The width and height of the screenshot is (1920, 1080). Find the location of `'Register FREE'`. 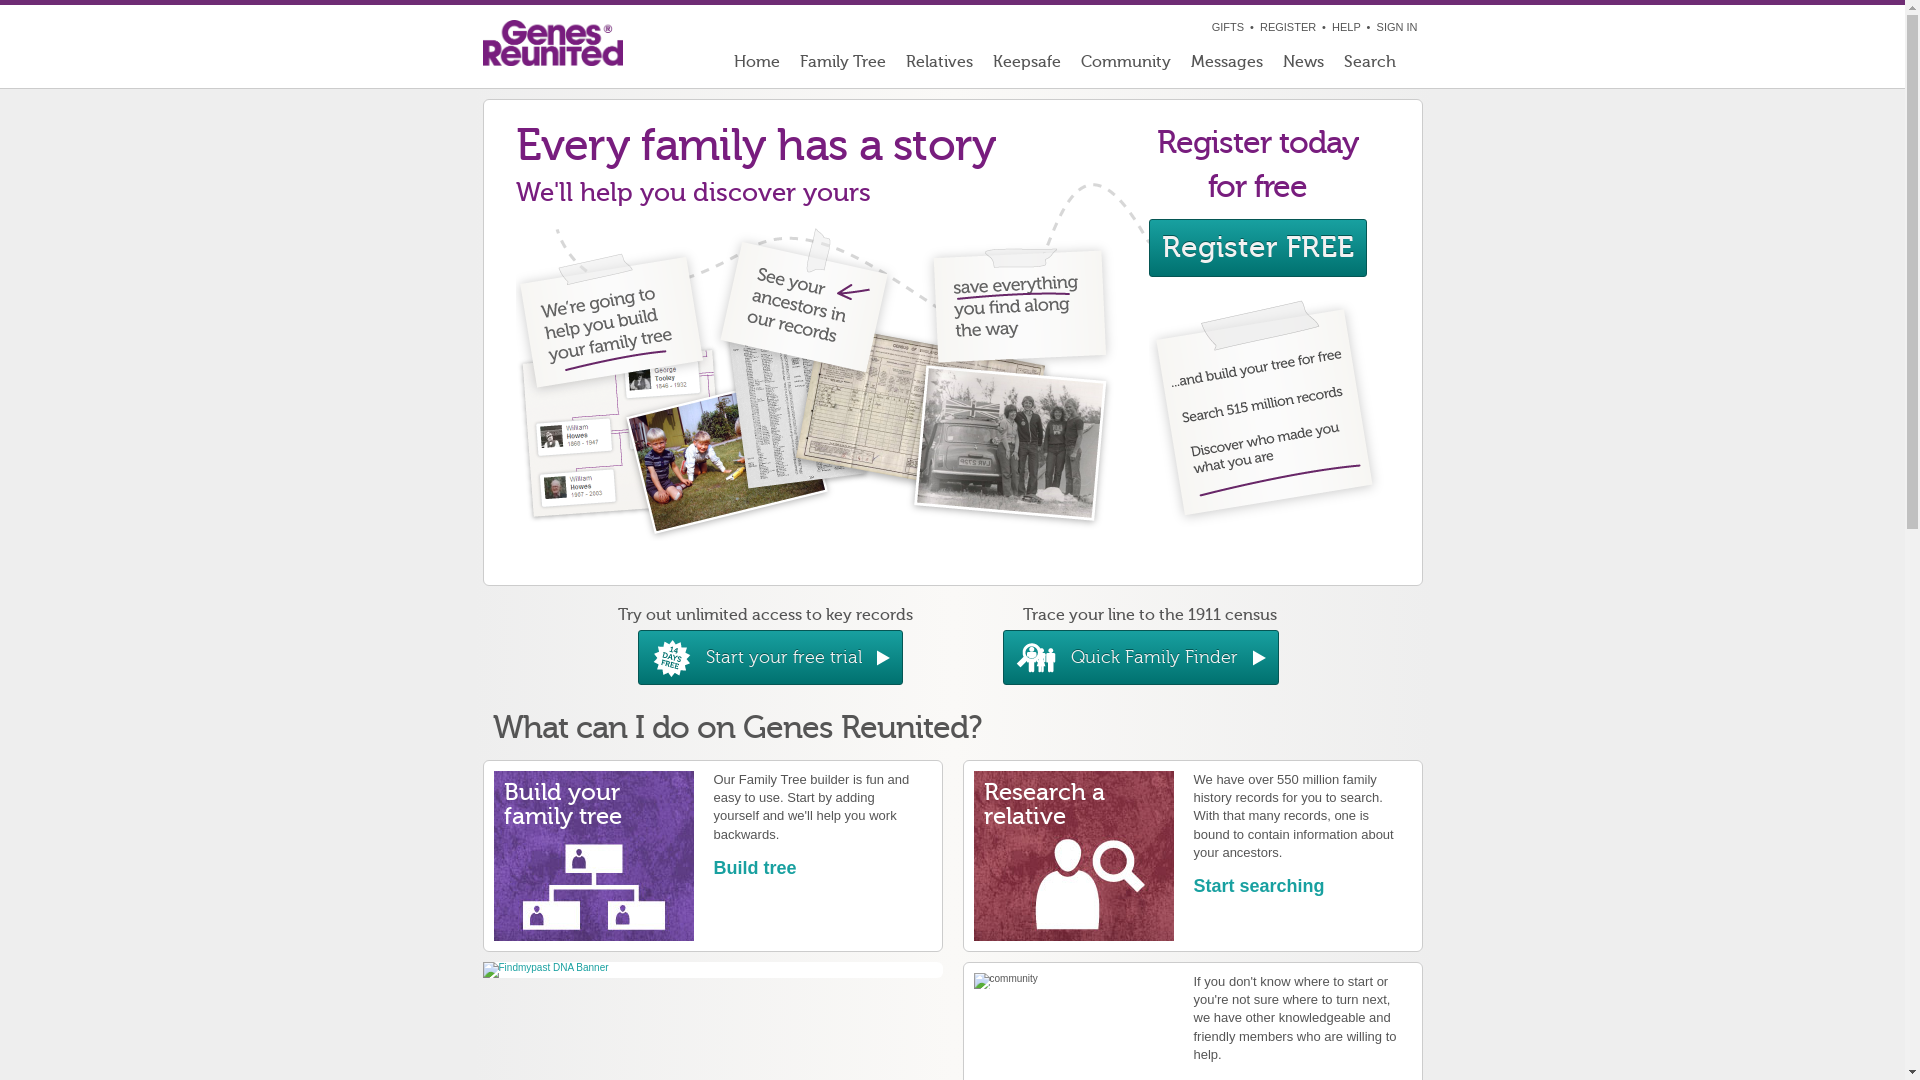

'Register FREE' is located at coordinates (1256, 246).